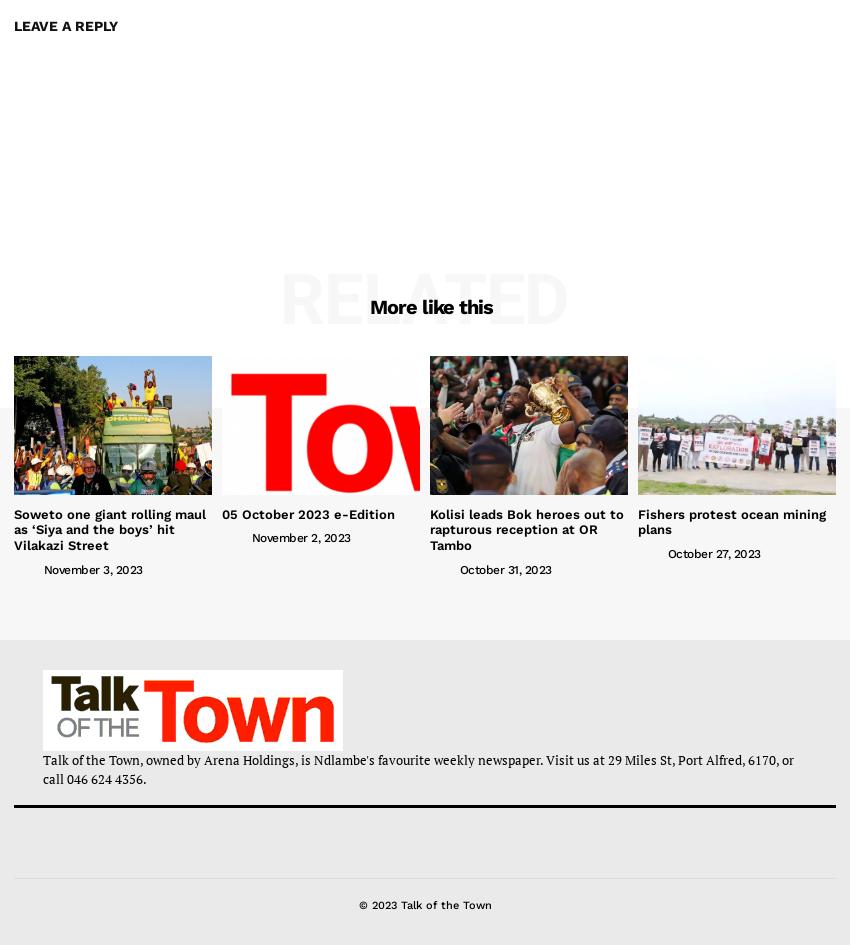 Image resolution: width=850 pixels, height=945 pixels. What do you see at coordinates (712, 553) in the screenshot?
I see `'October 27, 2023'` at bounding box center [712, 553].